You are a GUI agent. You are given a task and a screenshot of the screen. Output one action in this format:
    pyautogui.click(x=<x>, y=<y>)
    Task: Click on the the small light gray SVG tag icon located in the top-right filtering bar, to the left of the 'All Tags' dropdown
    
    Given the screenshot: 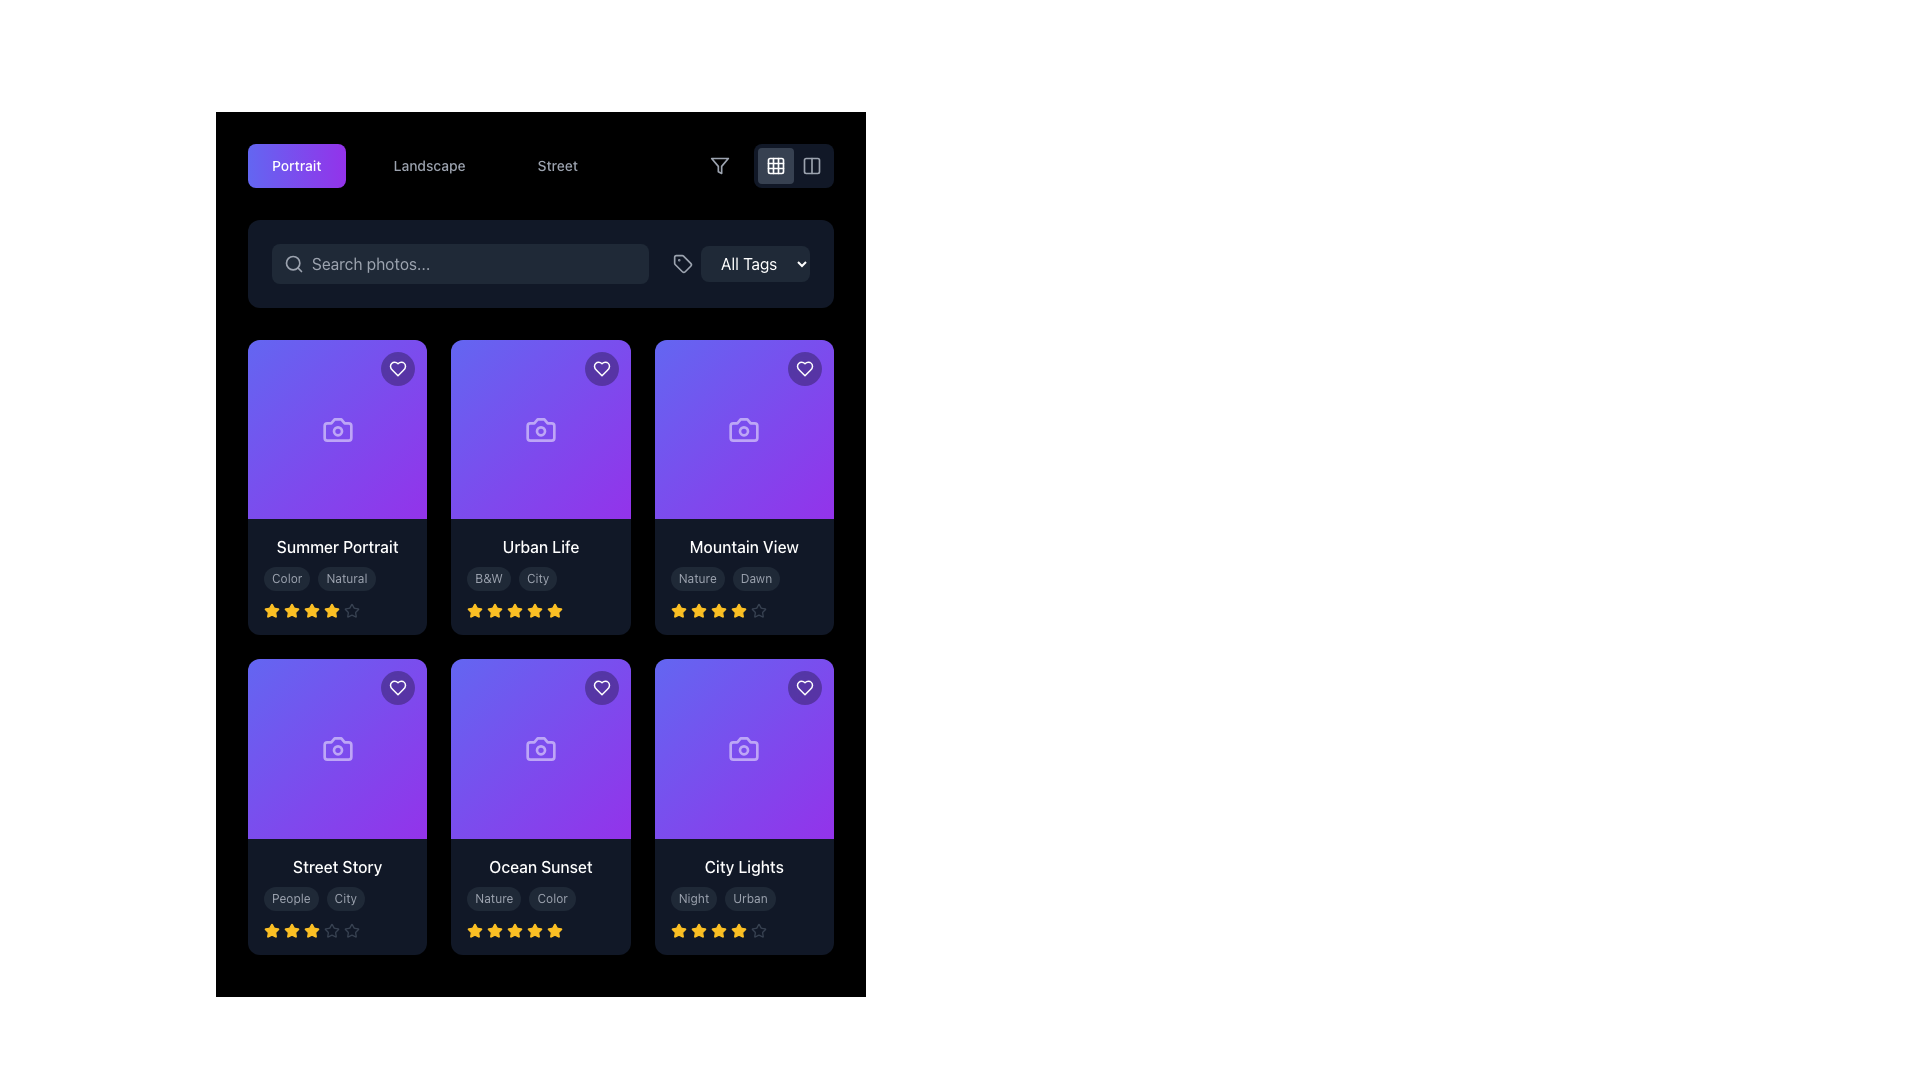 What is the action you would take?
    pyautogui.click(x=682, y=262)
    